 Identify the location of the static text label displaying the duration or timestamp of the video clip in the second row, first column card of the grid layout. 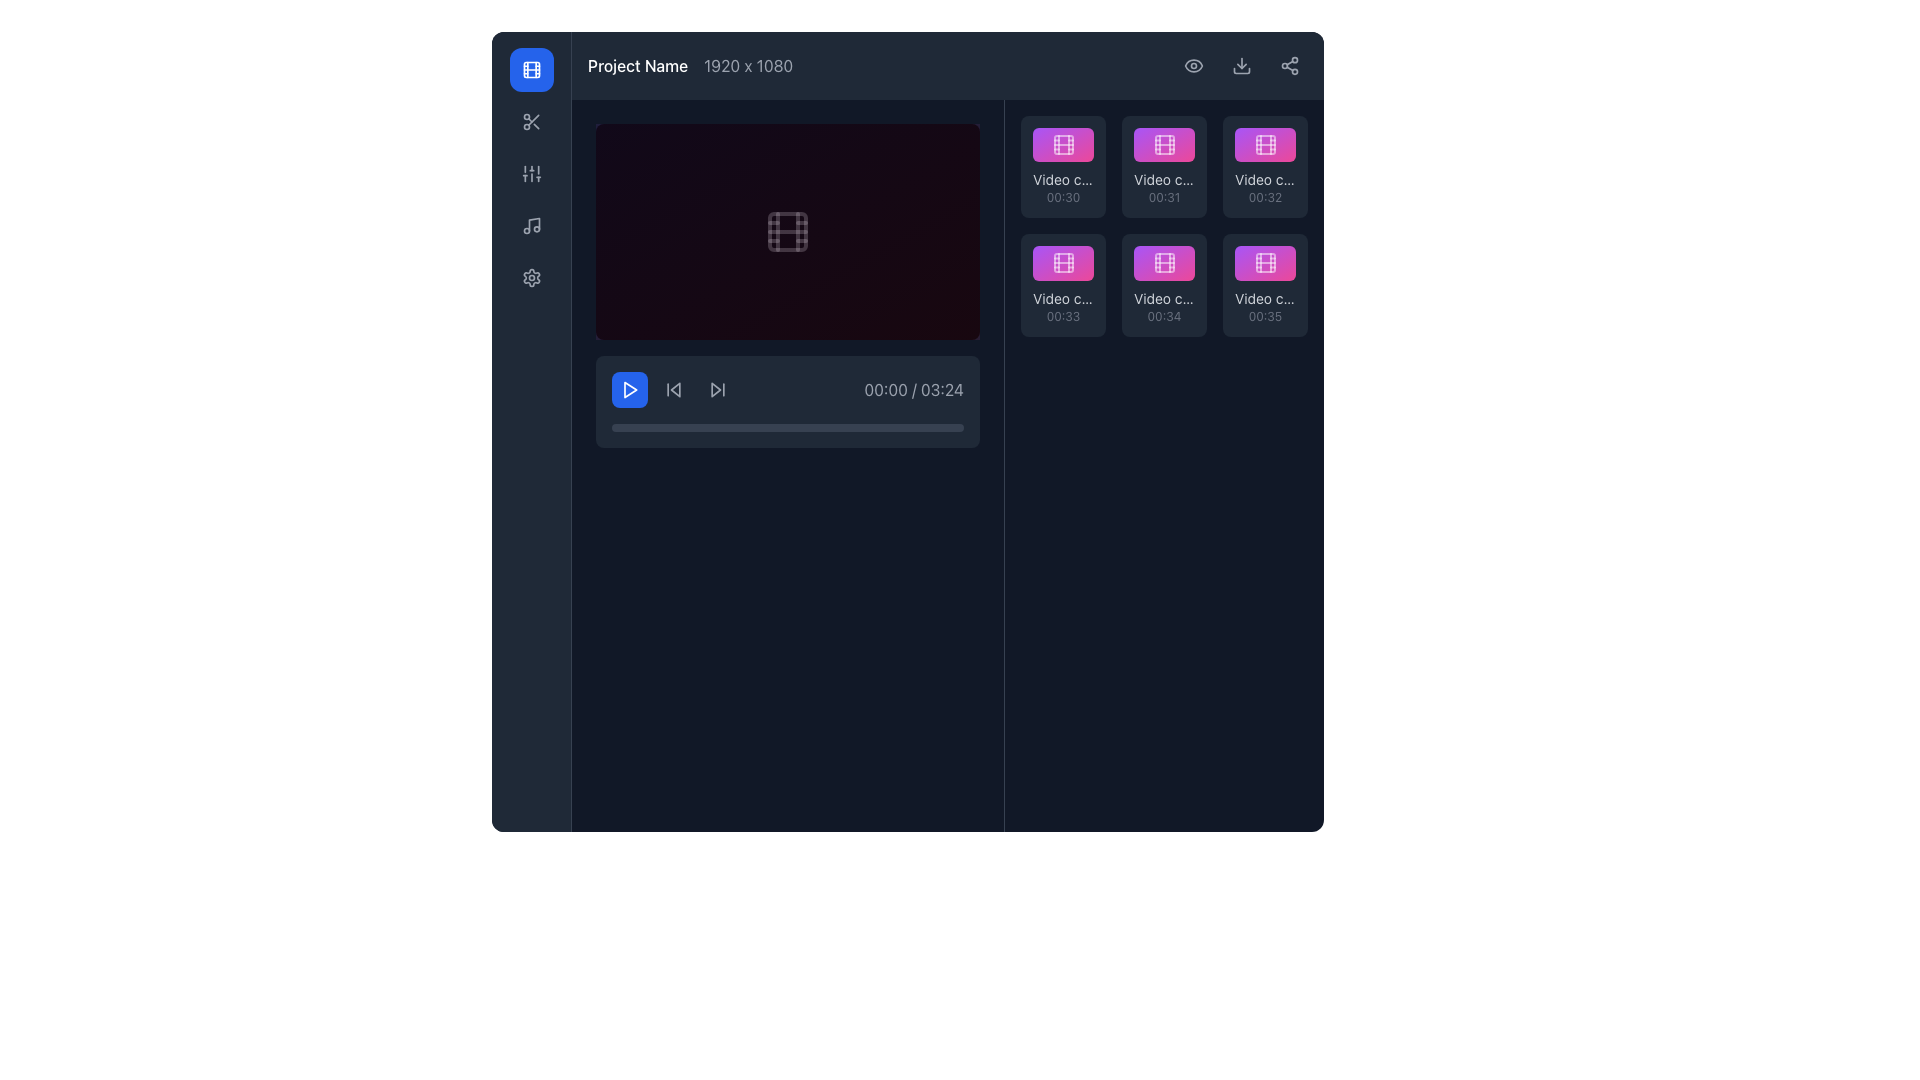
(1164, 198).